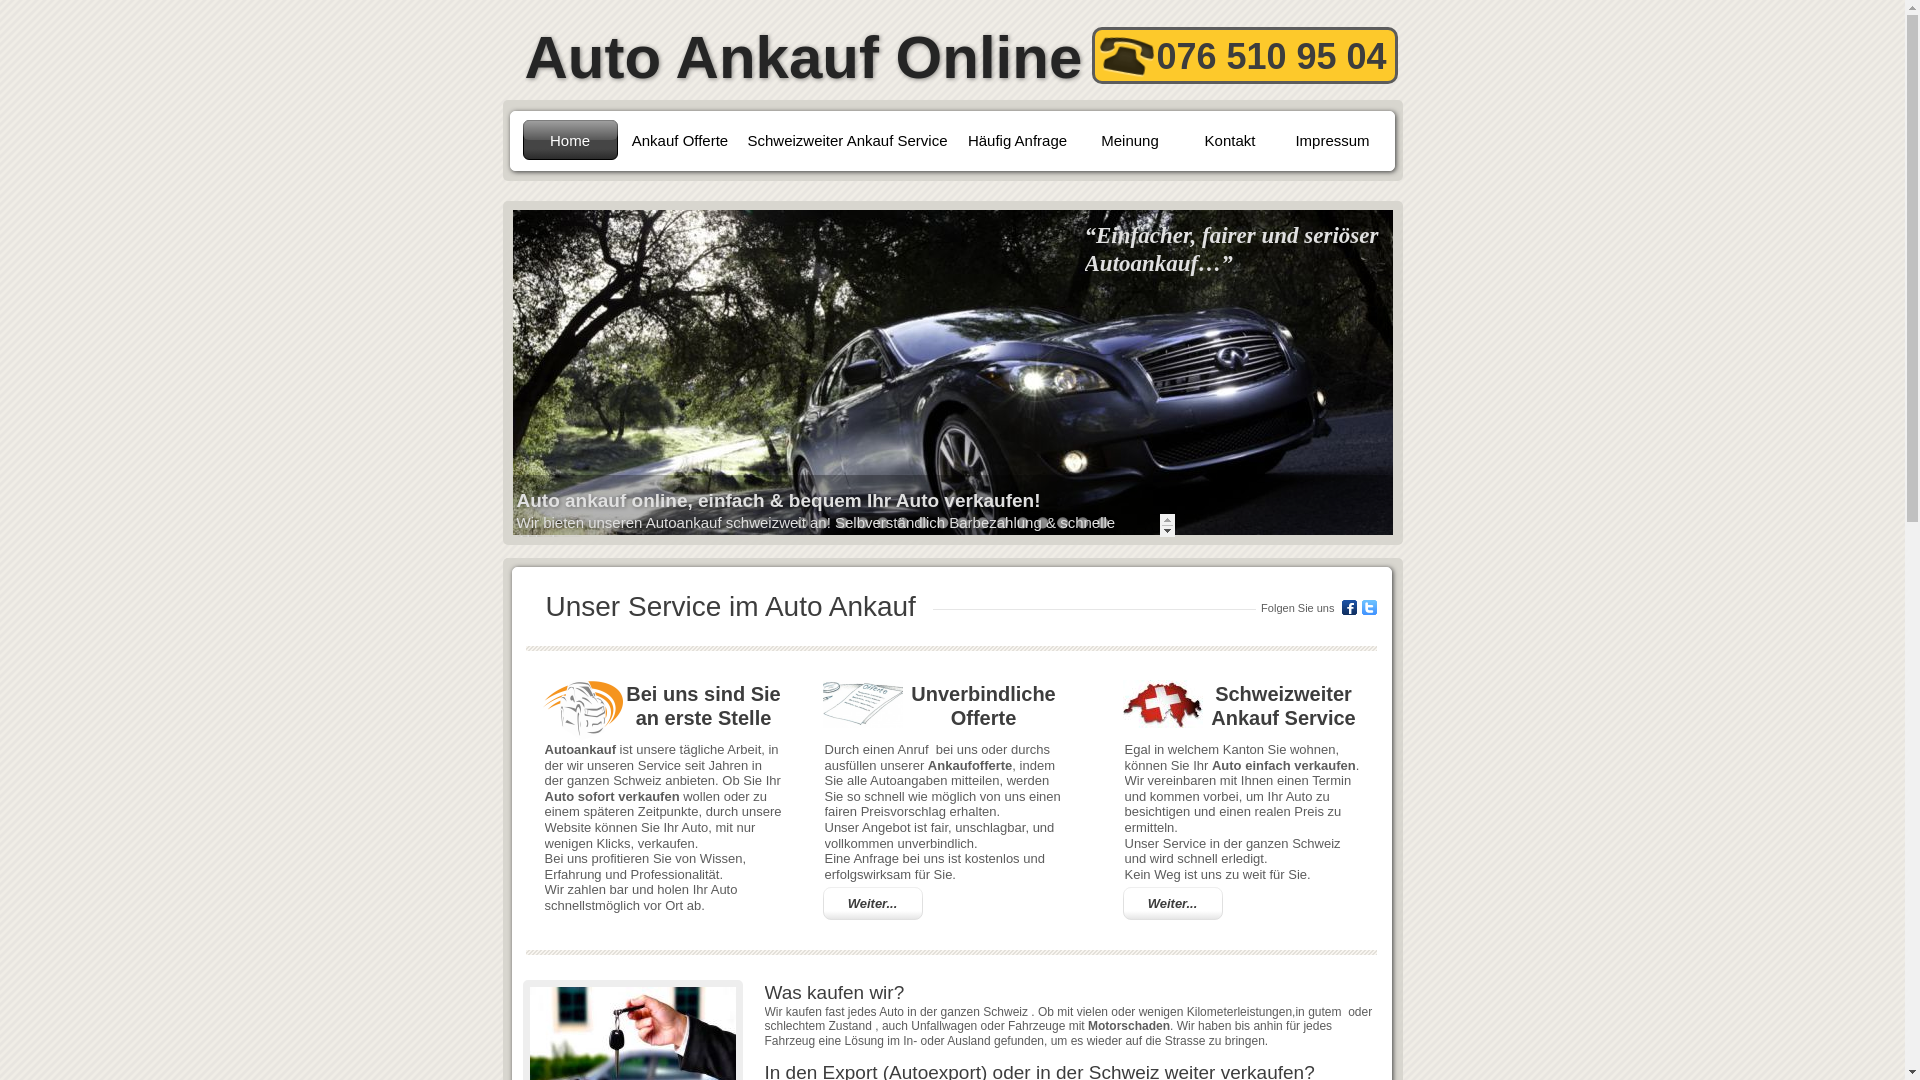  Describe the element at coordinates (610, 794) in the screenshot. I see `'Auto sofort verkaufen'` at that location.